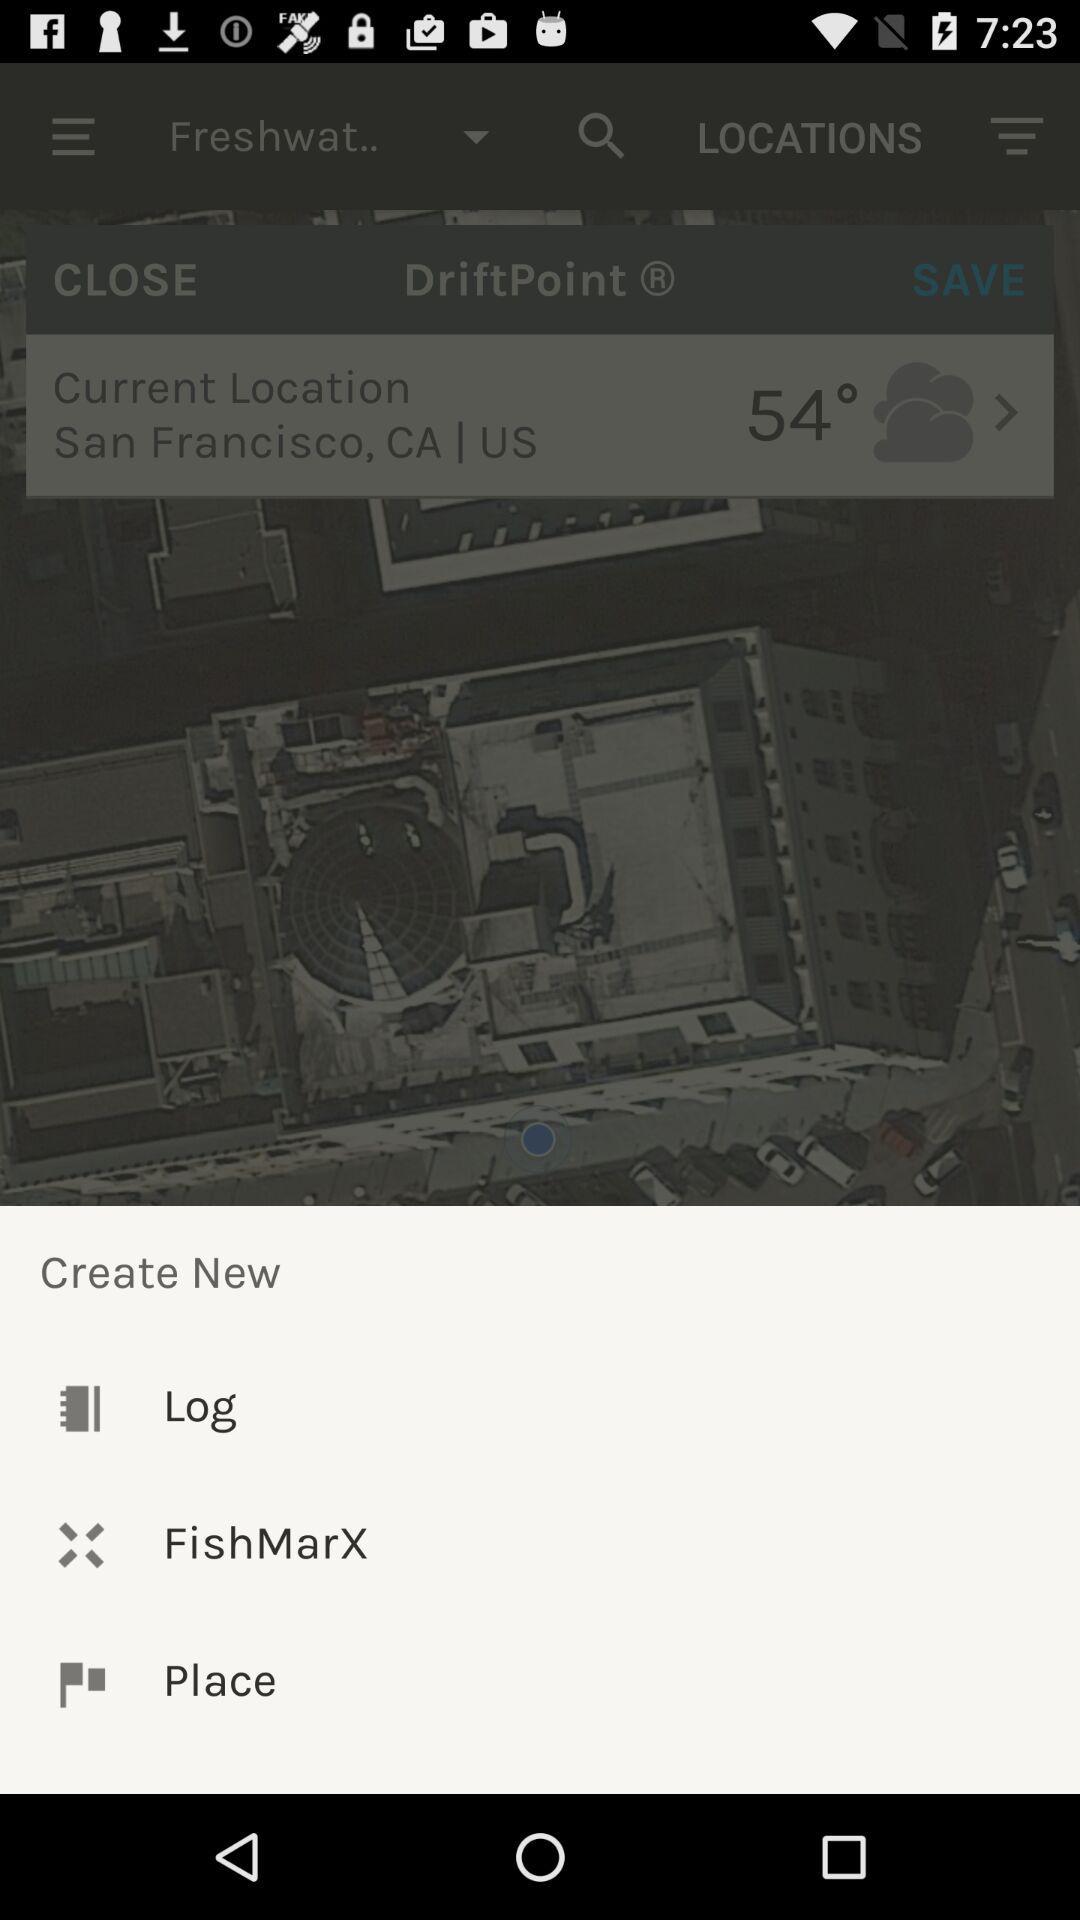  I want to click on the icon above fishmarx, so click(540, 1407).